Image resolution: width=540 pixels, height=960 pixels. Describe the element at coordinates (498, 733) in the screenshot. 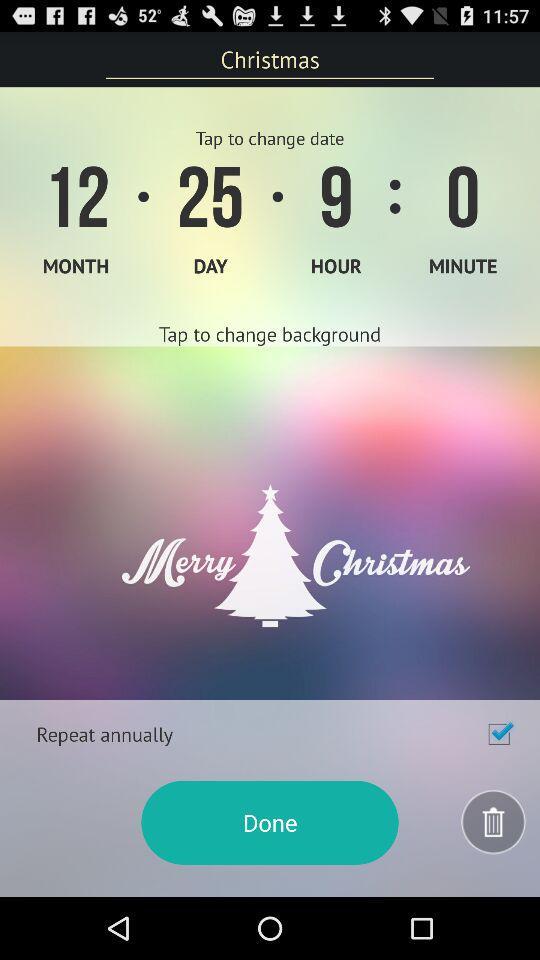

I see `repeat annually option` at that location.